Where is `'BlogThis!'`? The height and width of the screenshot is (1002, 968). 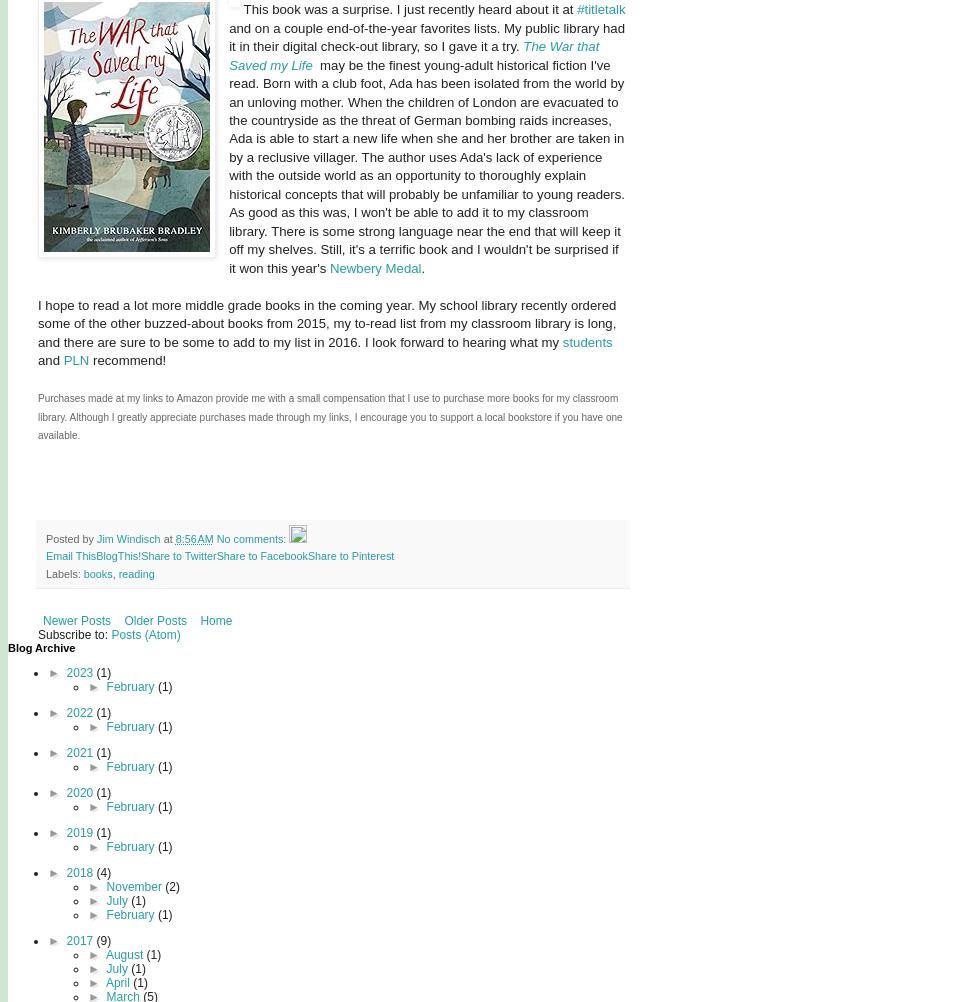 'BlogThis!' is located at coordinates (118, 556).